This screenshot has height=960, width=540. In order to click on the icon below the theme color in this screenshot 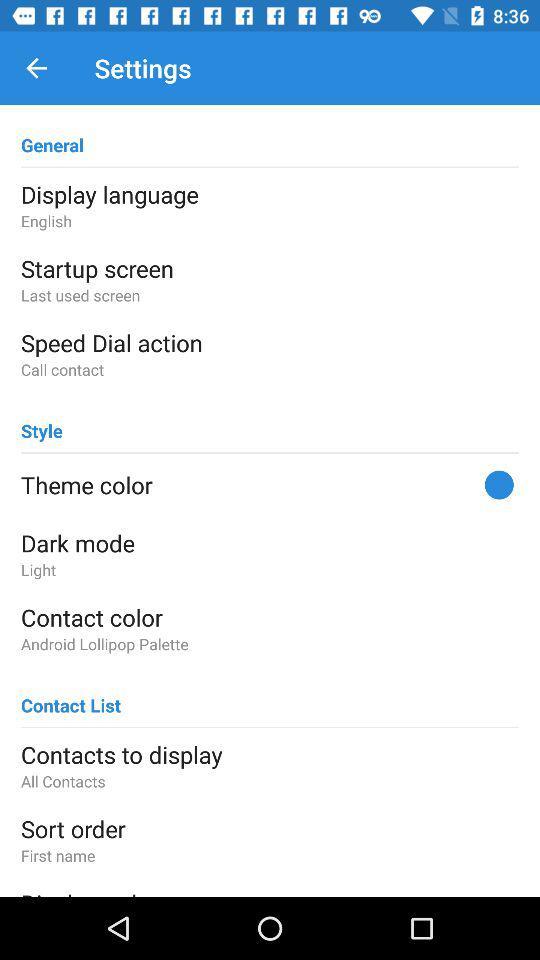, I will do `click(270, 543)`.